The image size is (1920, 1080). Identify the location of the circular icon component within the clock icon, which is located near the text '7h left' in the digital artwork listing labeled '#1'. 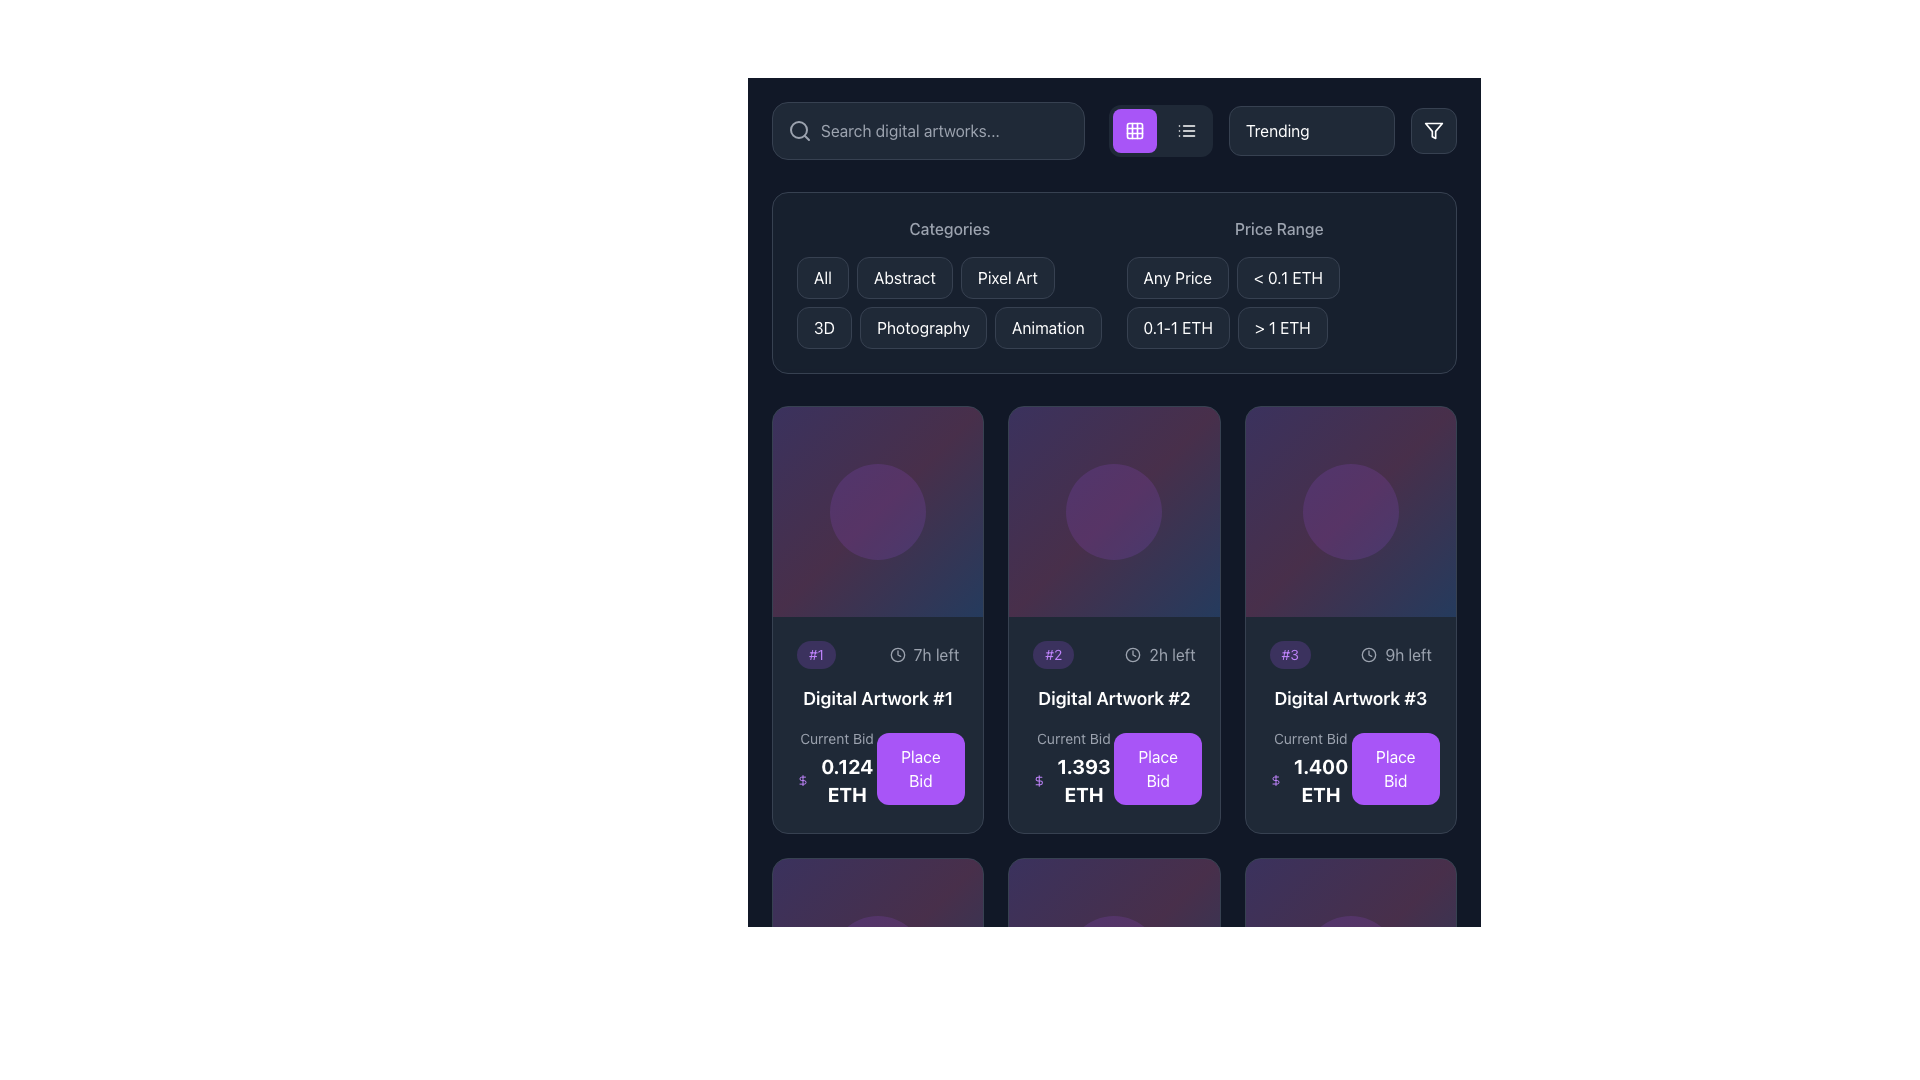
(896, 655).